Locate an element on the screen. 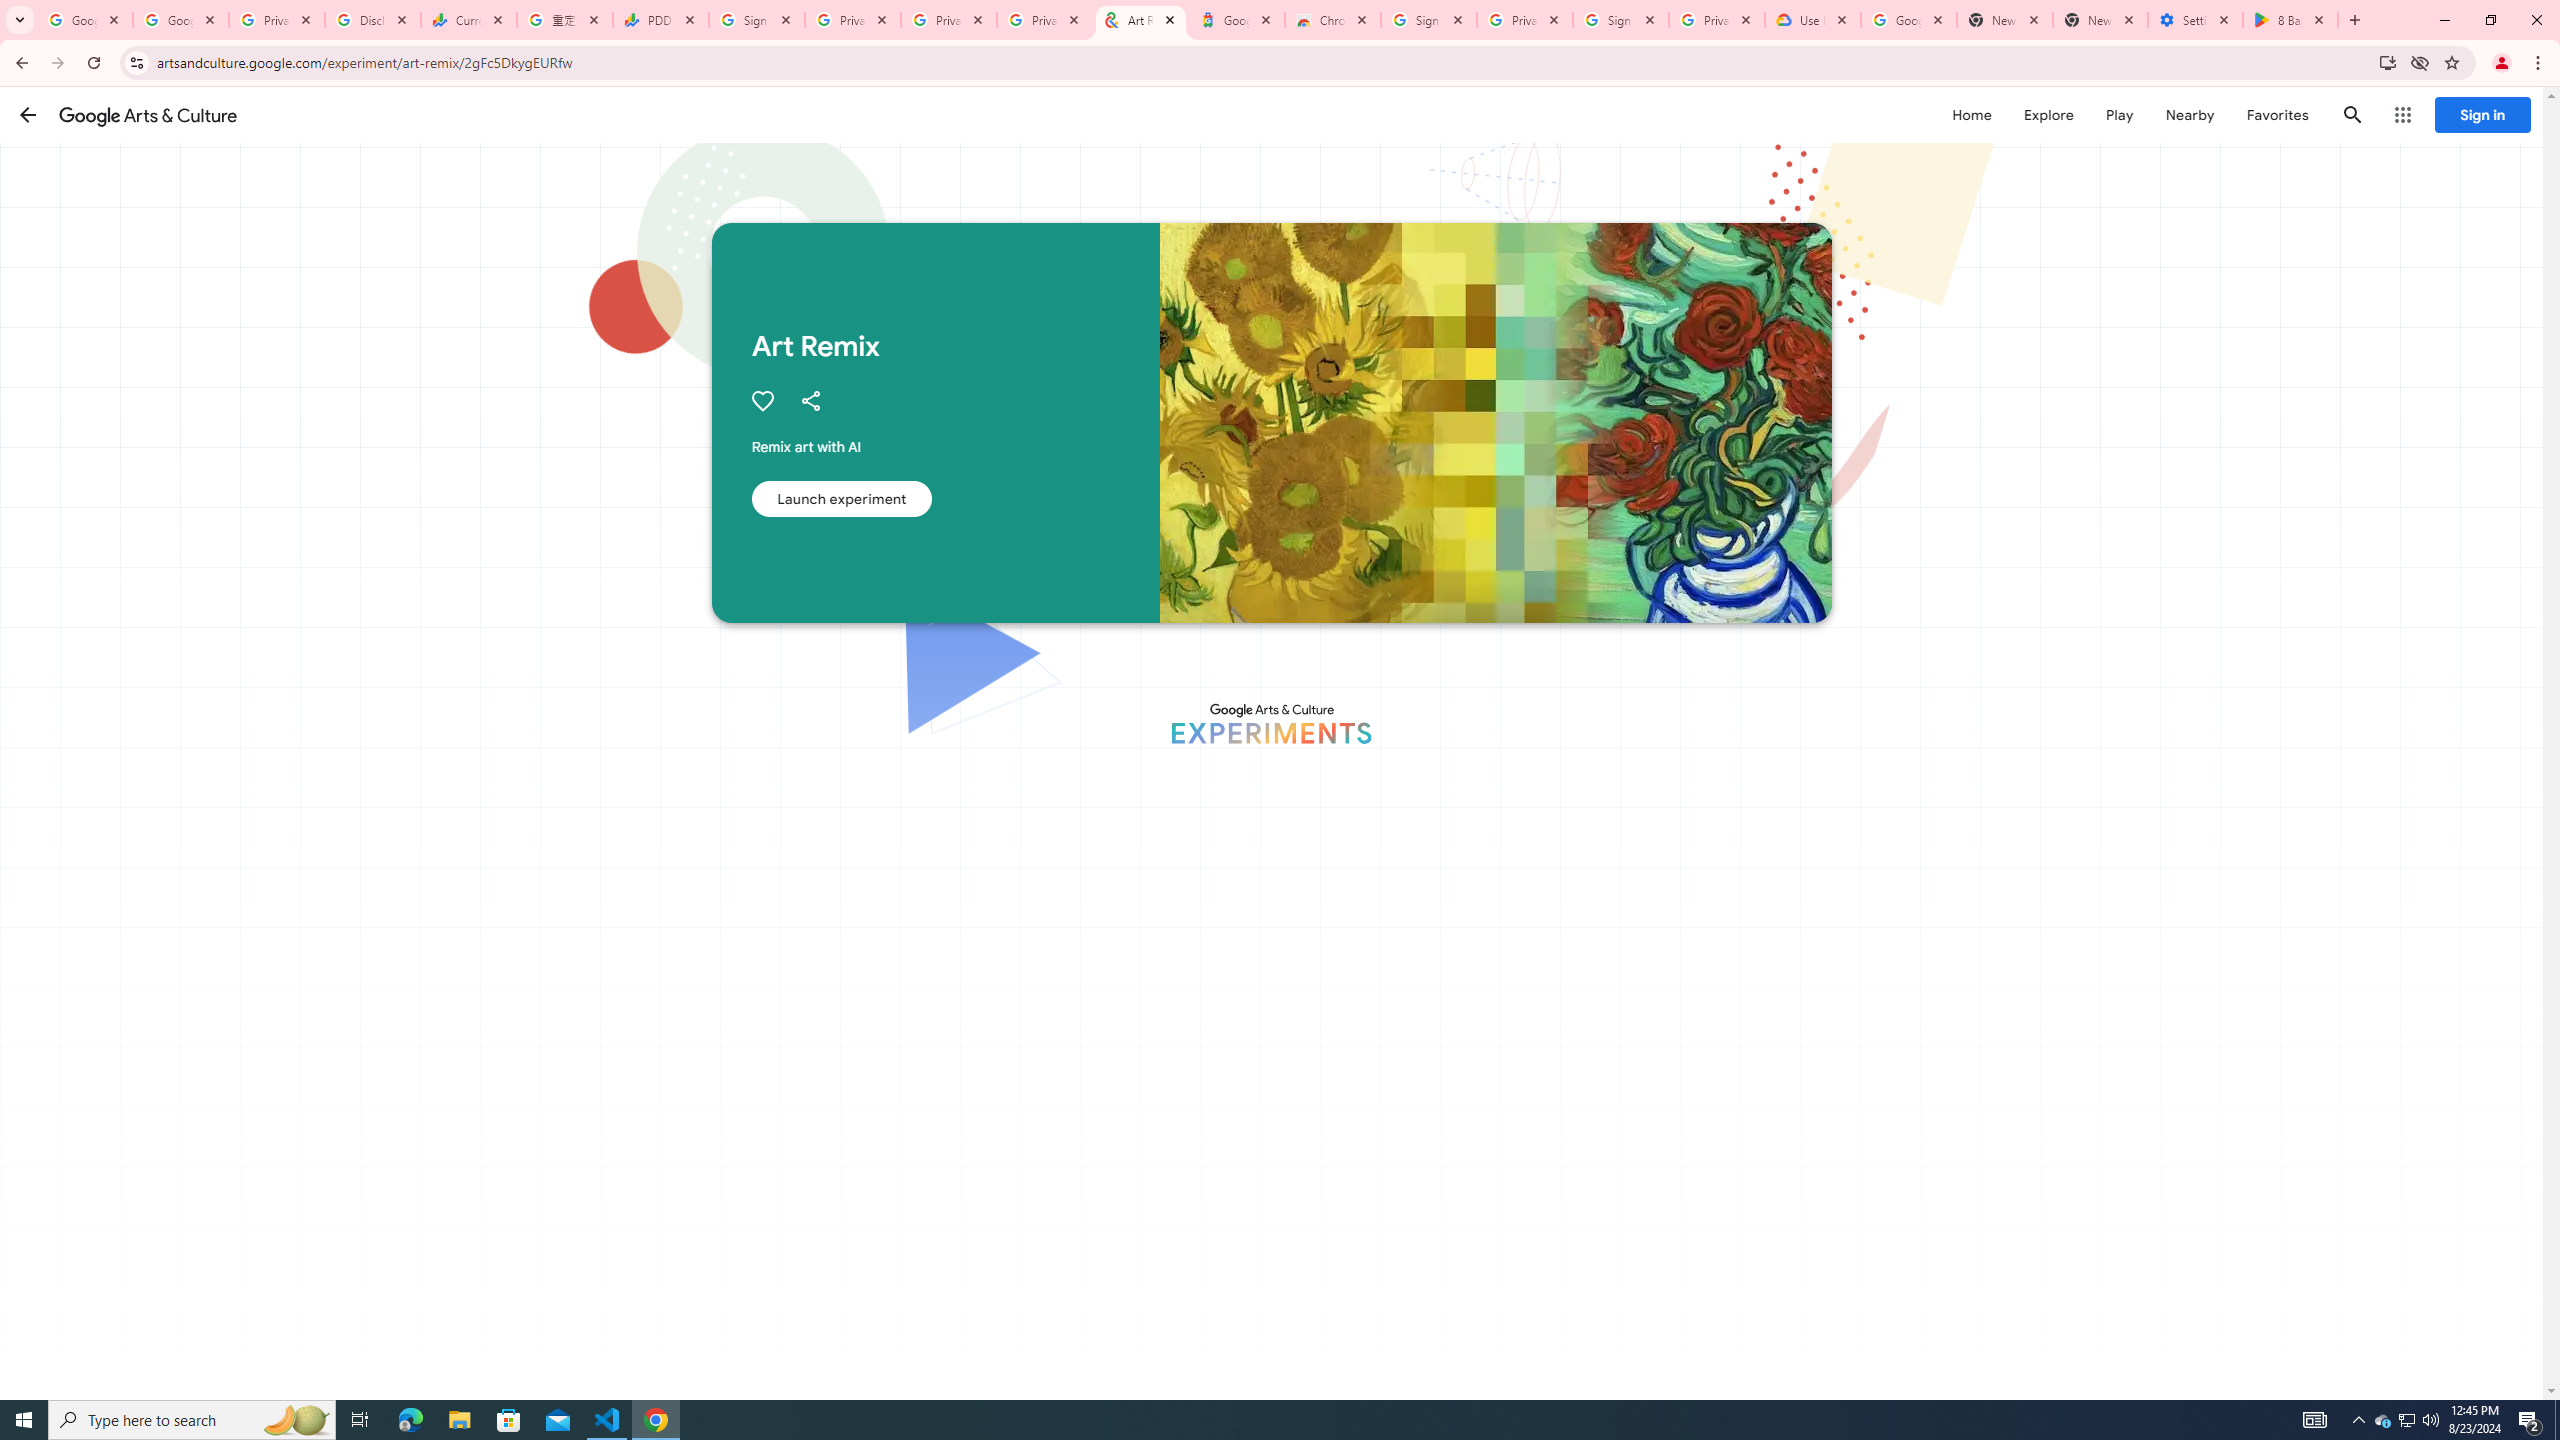 Image resolution: width=2560 pixels, height=1440 pixels. 'Chrome Web Store - Color themes by Chrome' is located at coordinates (1332, 19).